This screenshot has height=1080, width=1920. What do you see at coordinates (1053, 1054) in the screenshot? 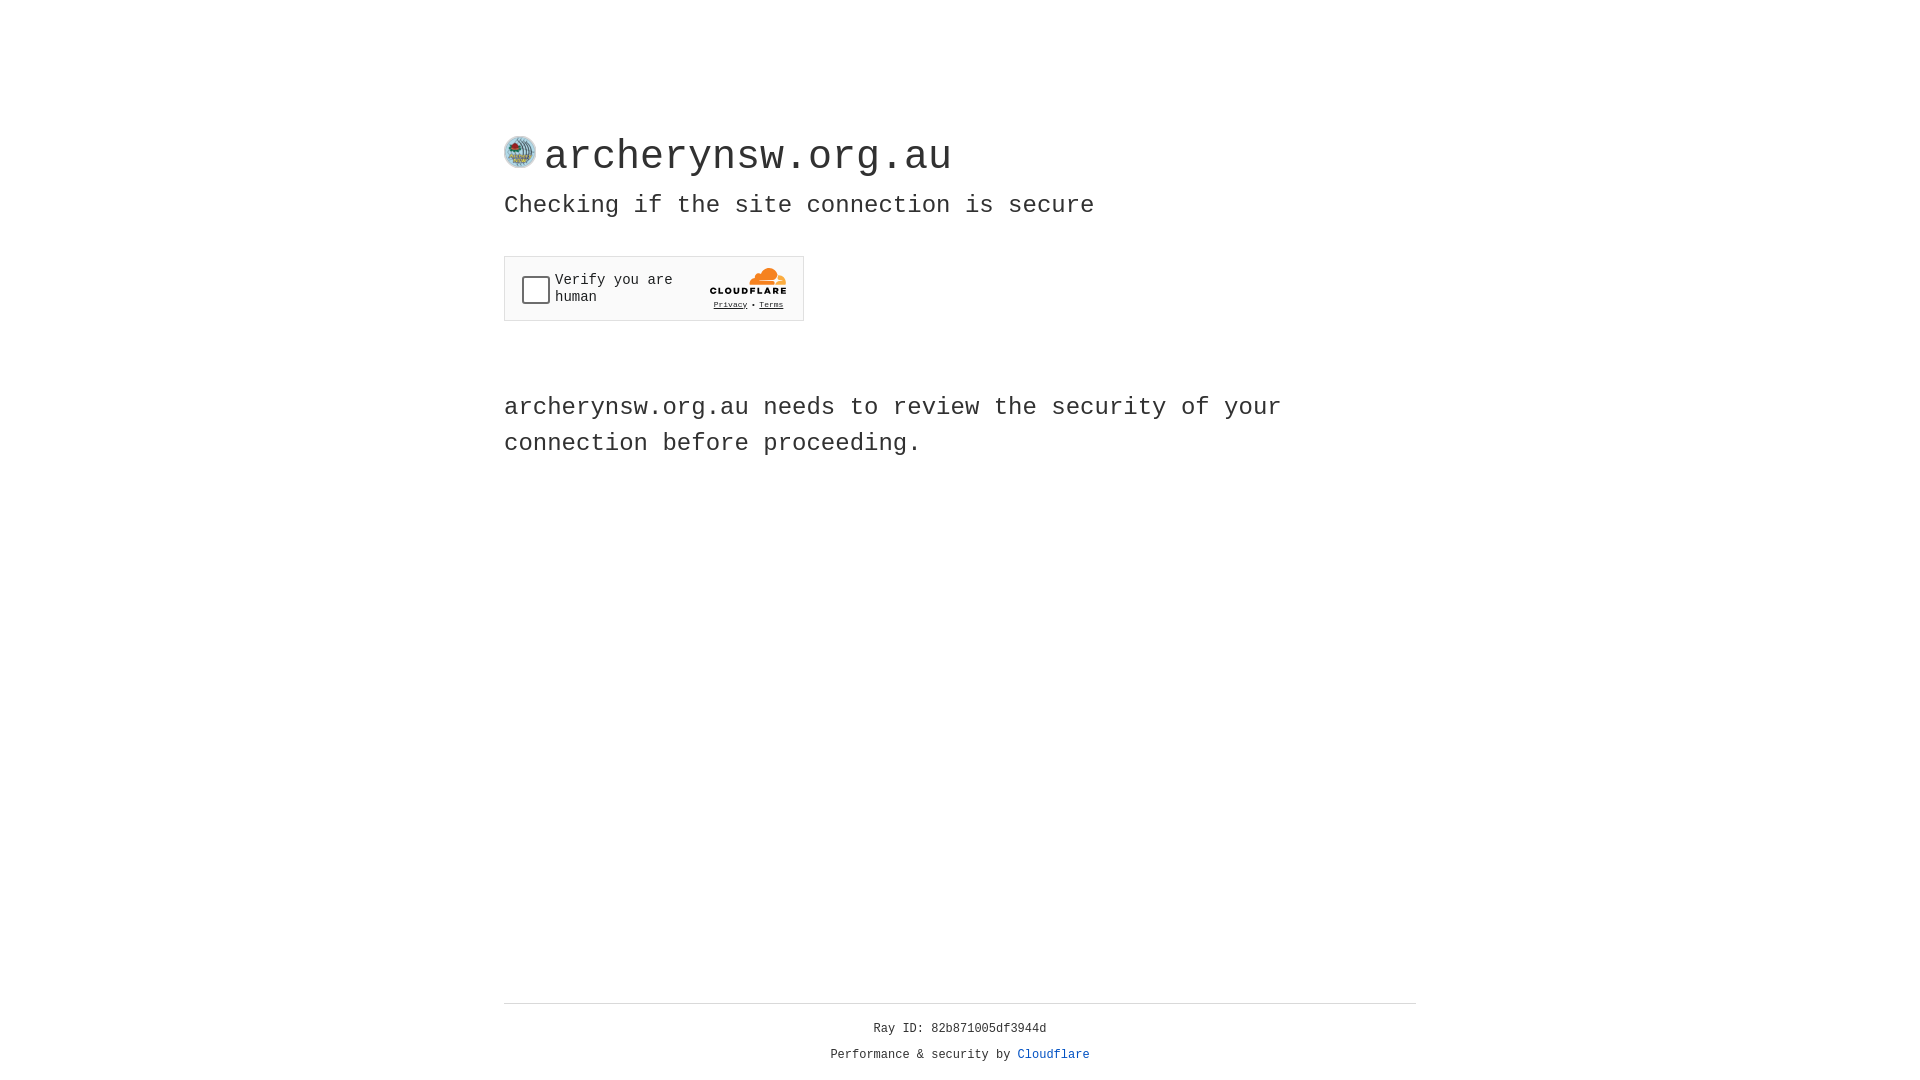
I see `'Cloudflare'` at bounding box center [1053, 1054].